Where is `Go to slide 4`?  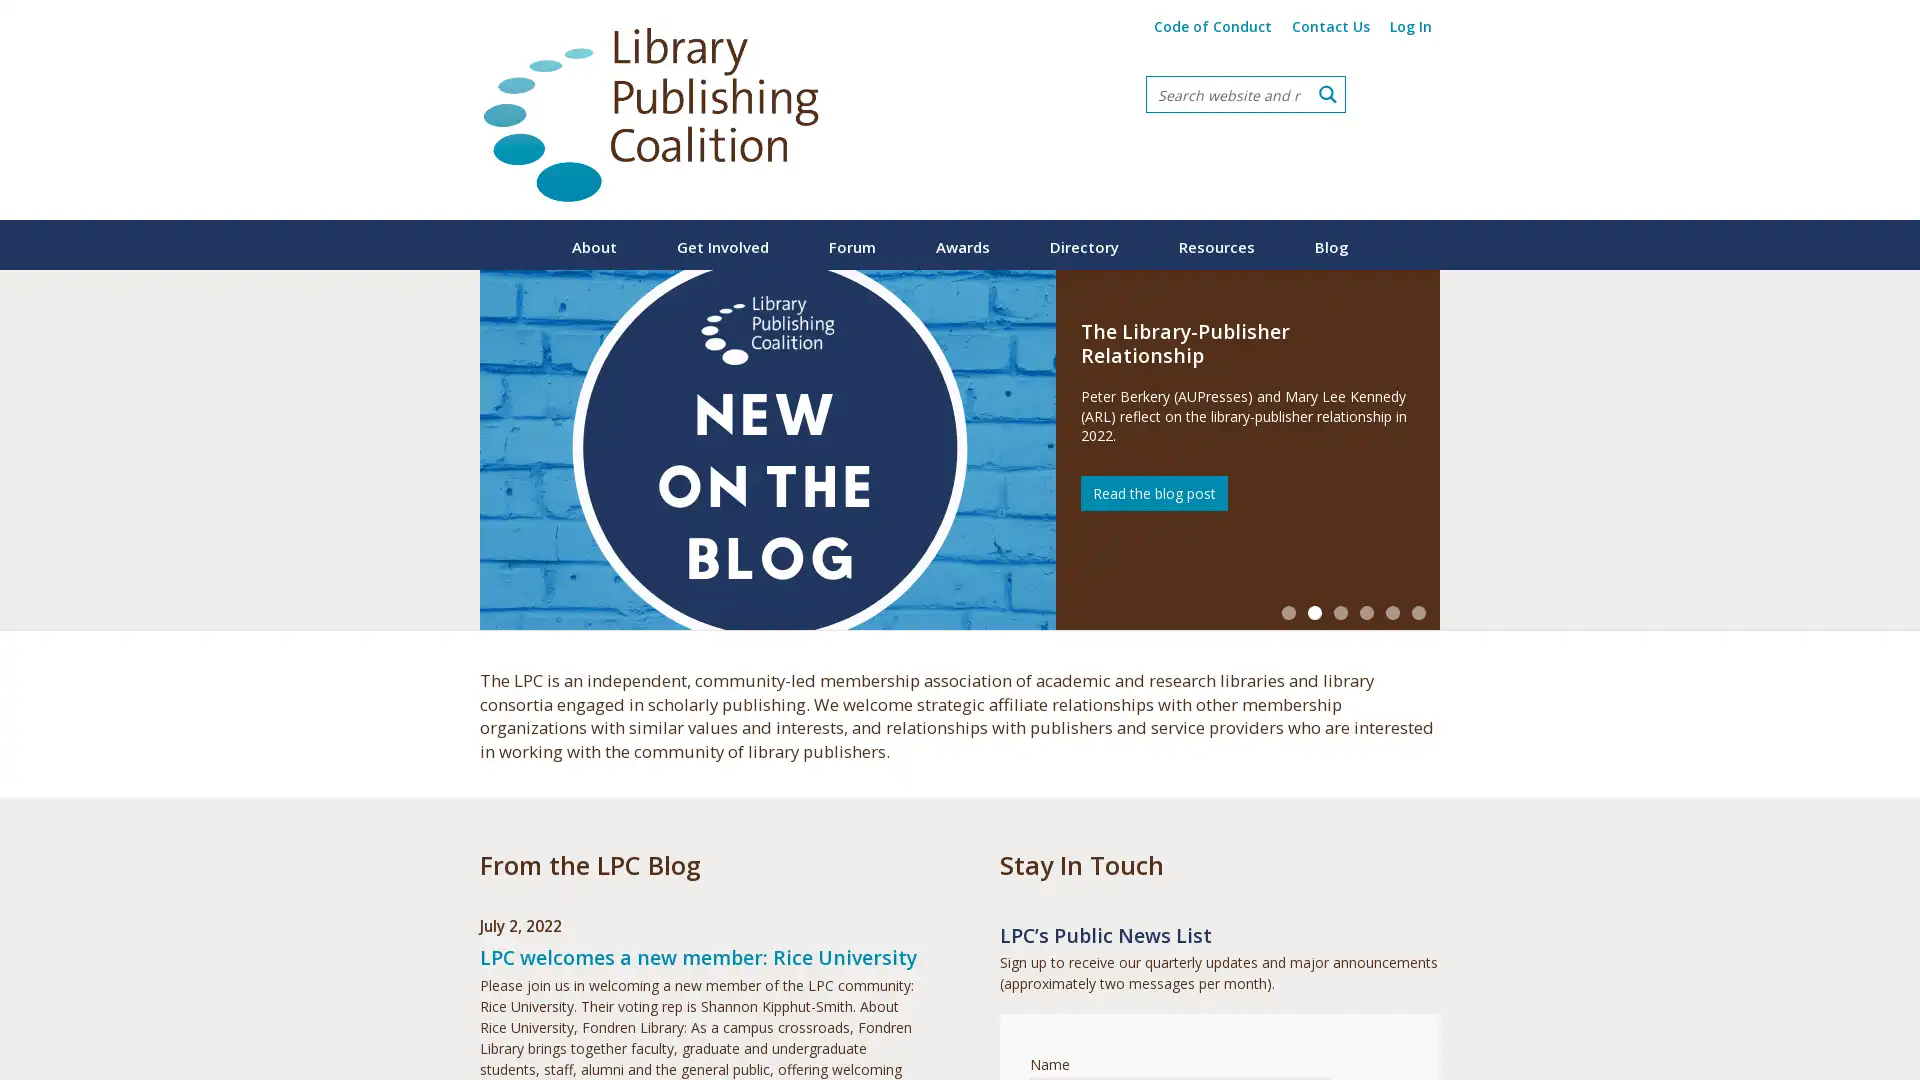
Go to slide 4 is located at coordinates (1366, 612).